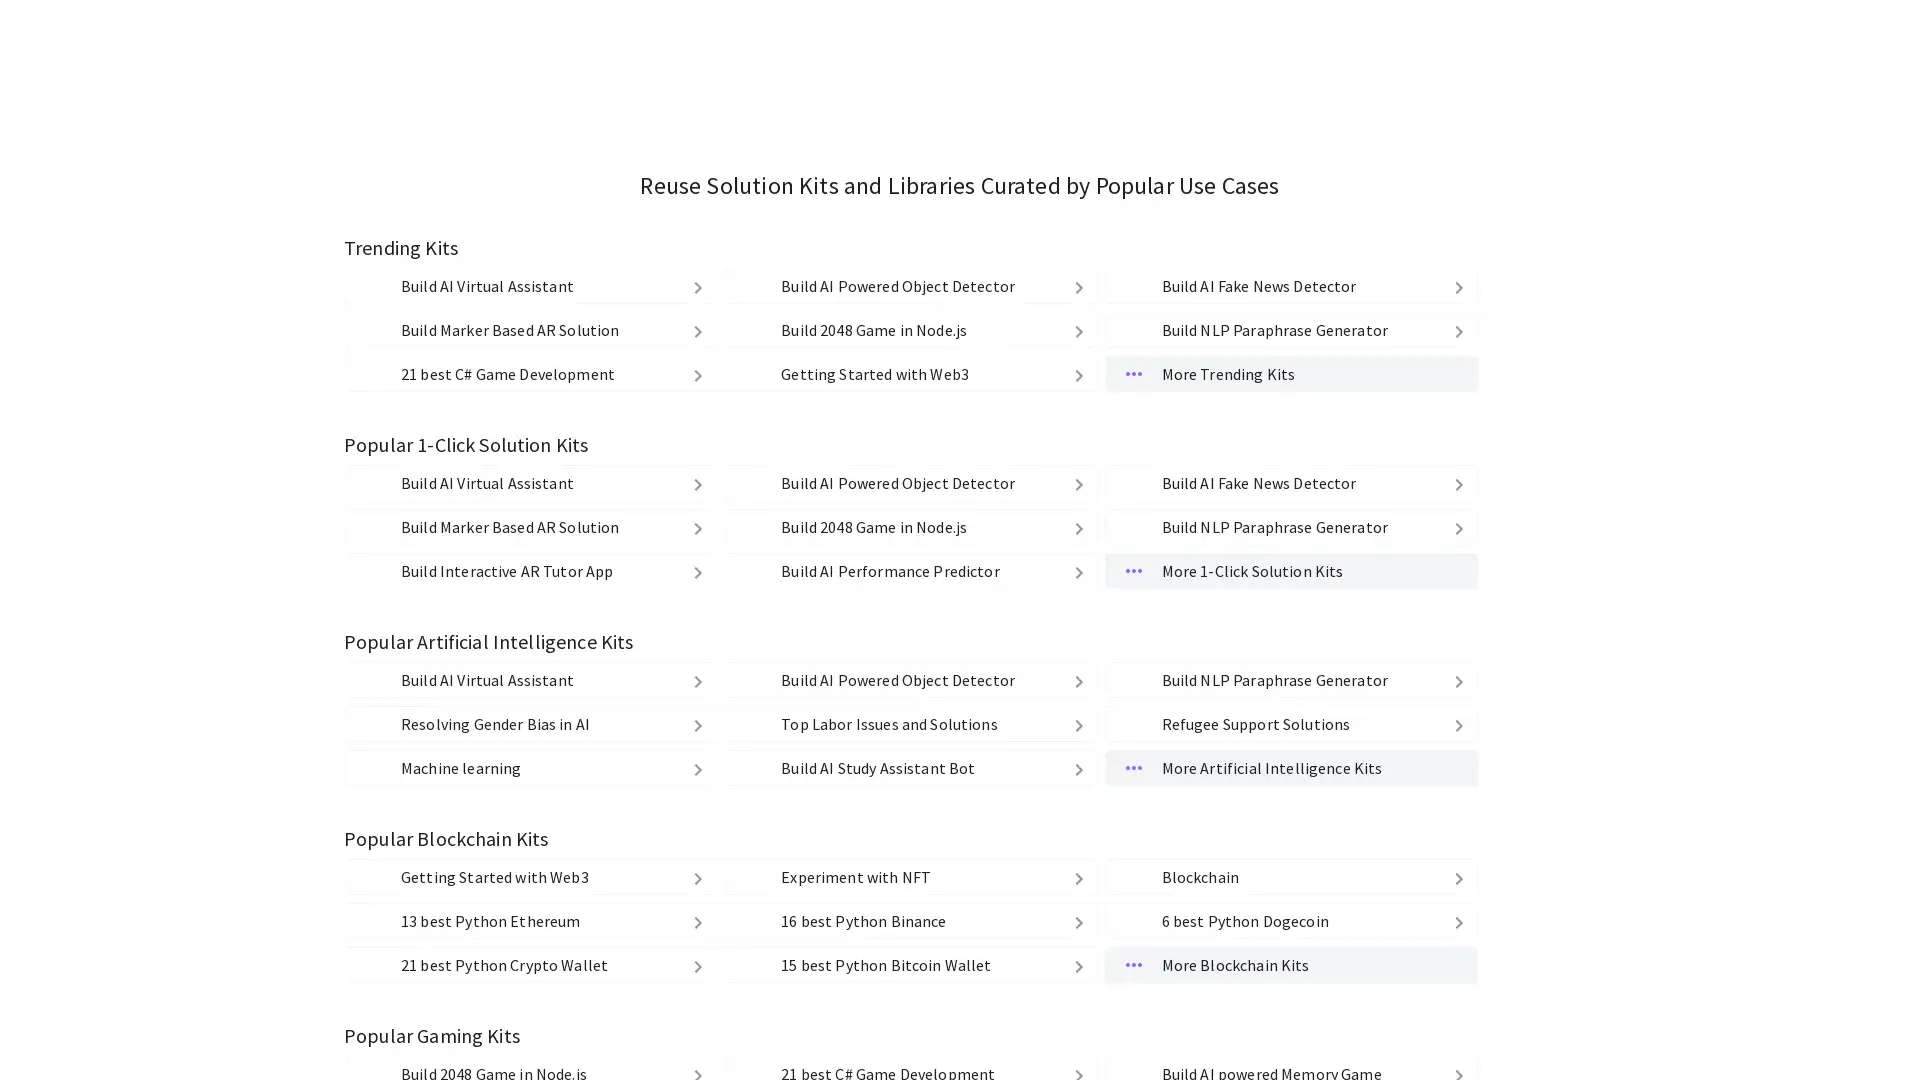 The height and width of the screenshot is (1080, 1920). I want to click on Clear All, so click(1517, 439).